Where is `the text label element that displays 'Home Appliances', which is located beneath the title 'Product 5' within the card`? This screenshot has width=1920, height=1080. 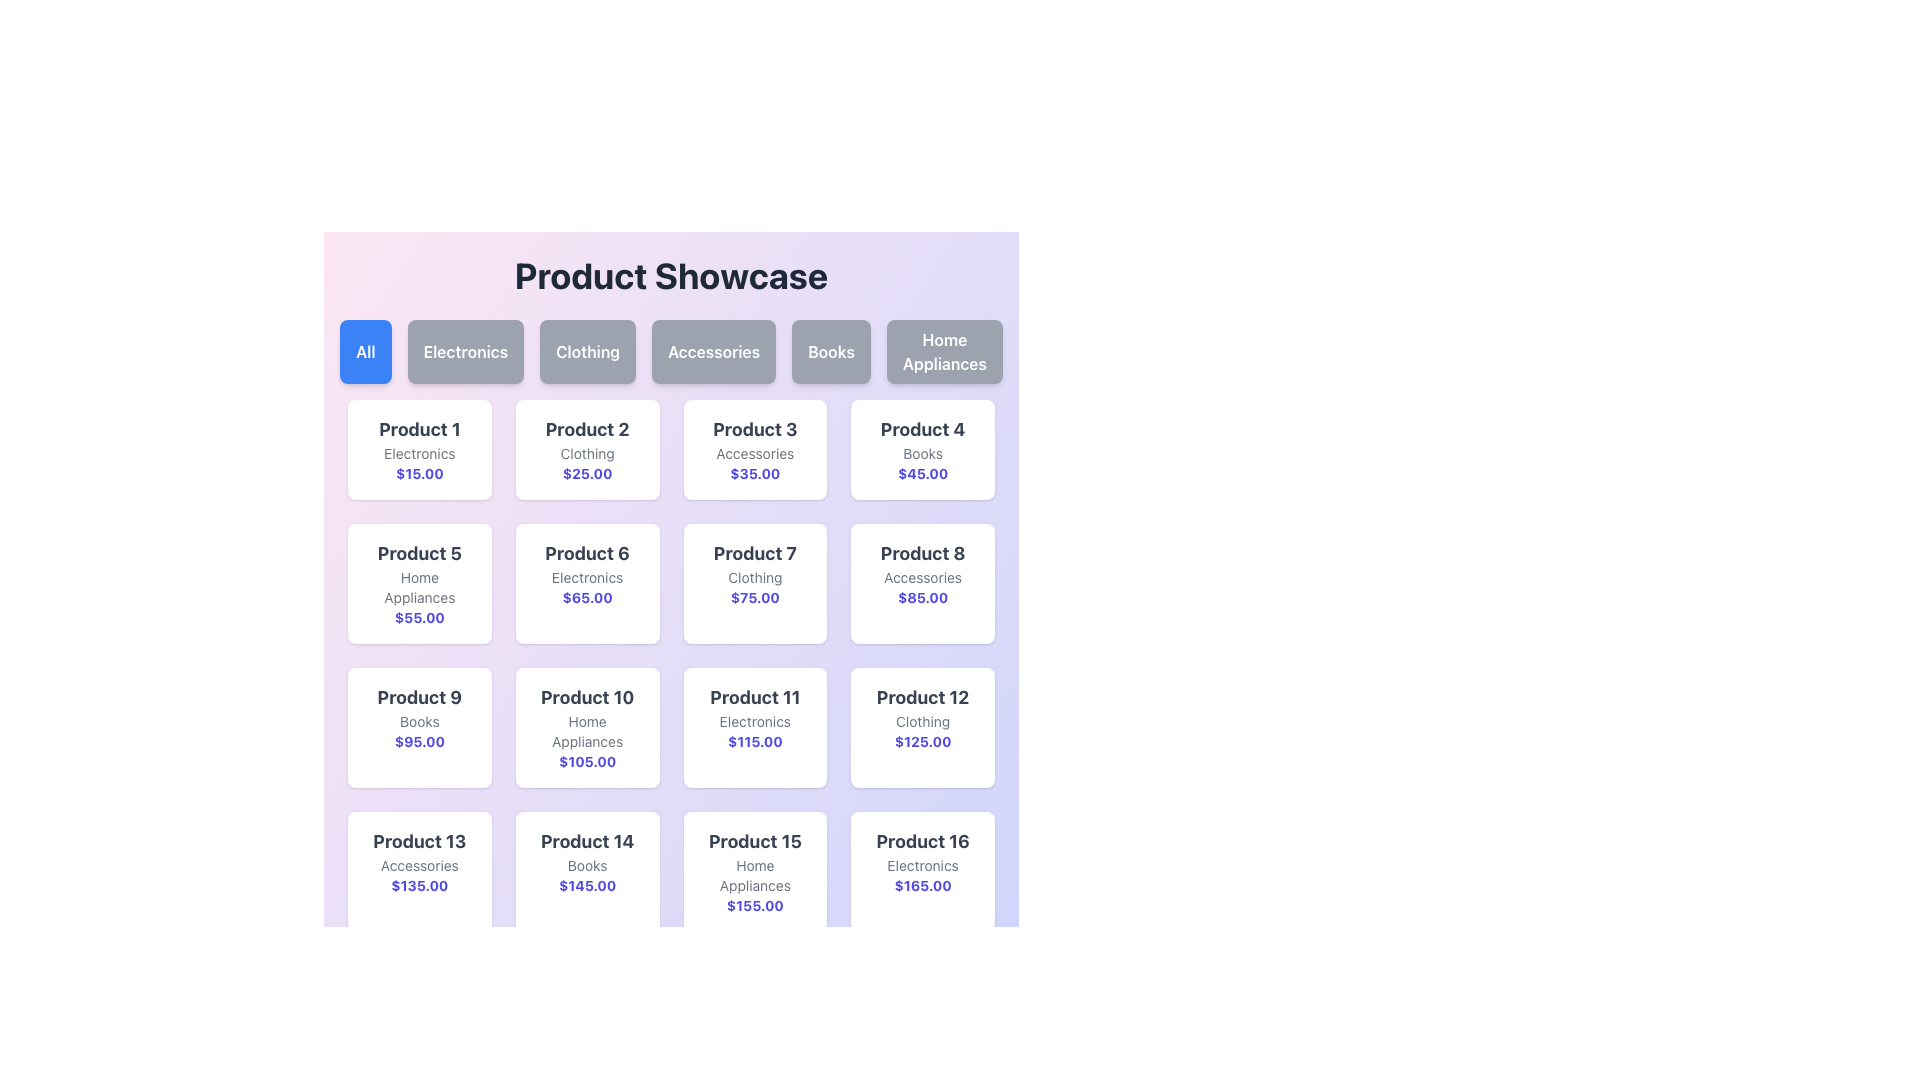 the text label element that displays 'Home Appliances', which is located beneath the title 'Product 5' within the card is located at coordinates (418, 586).